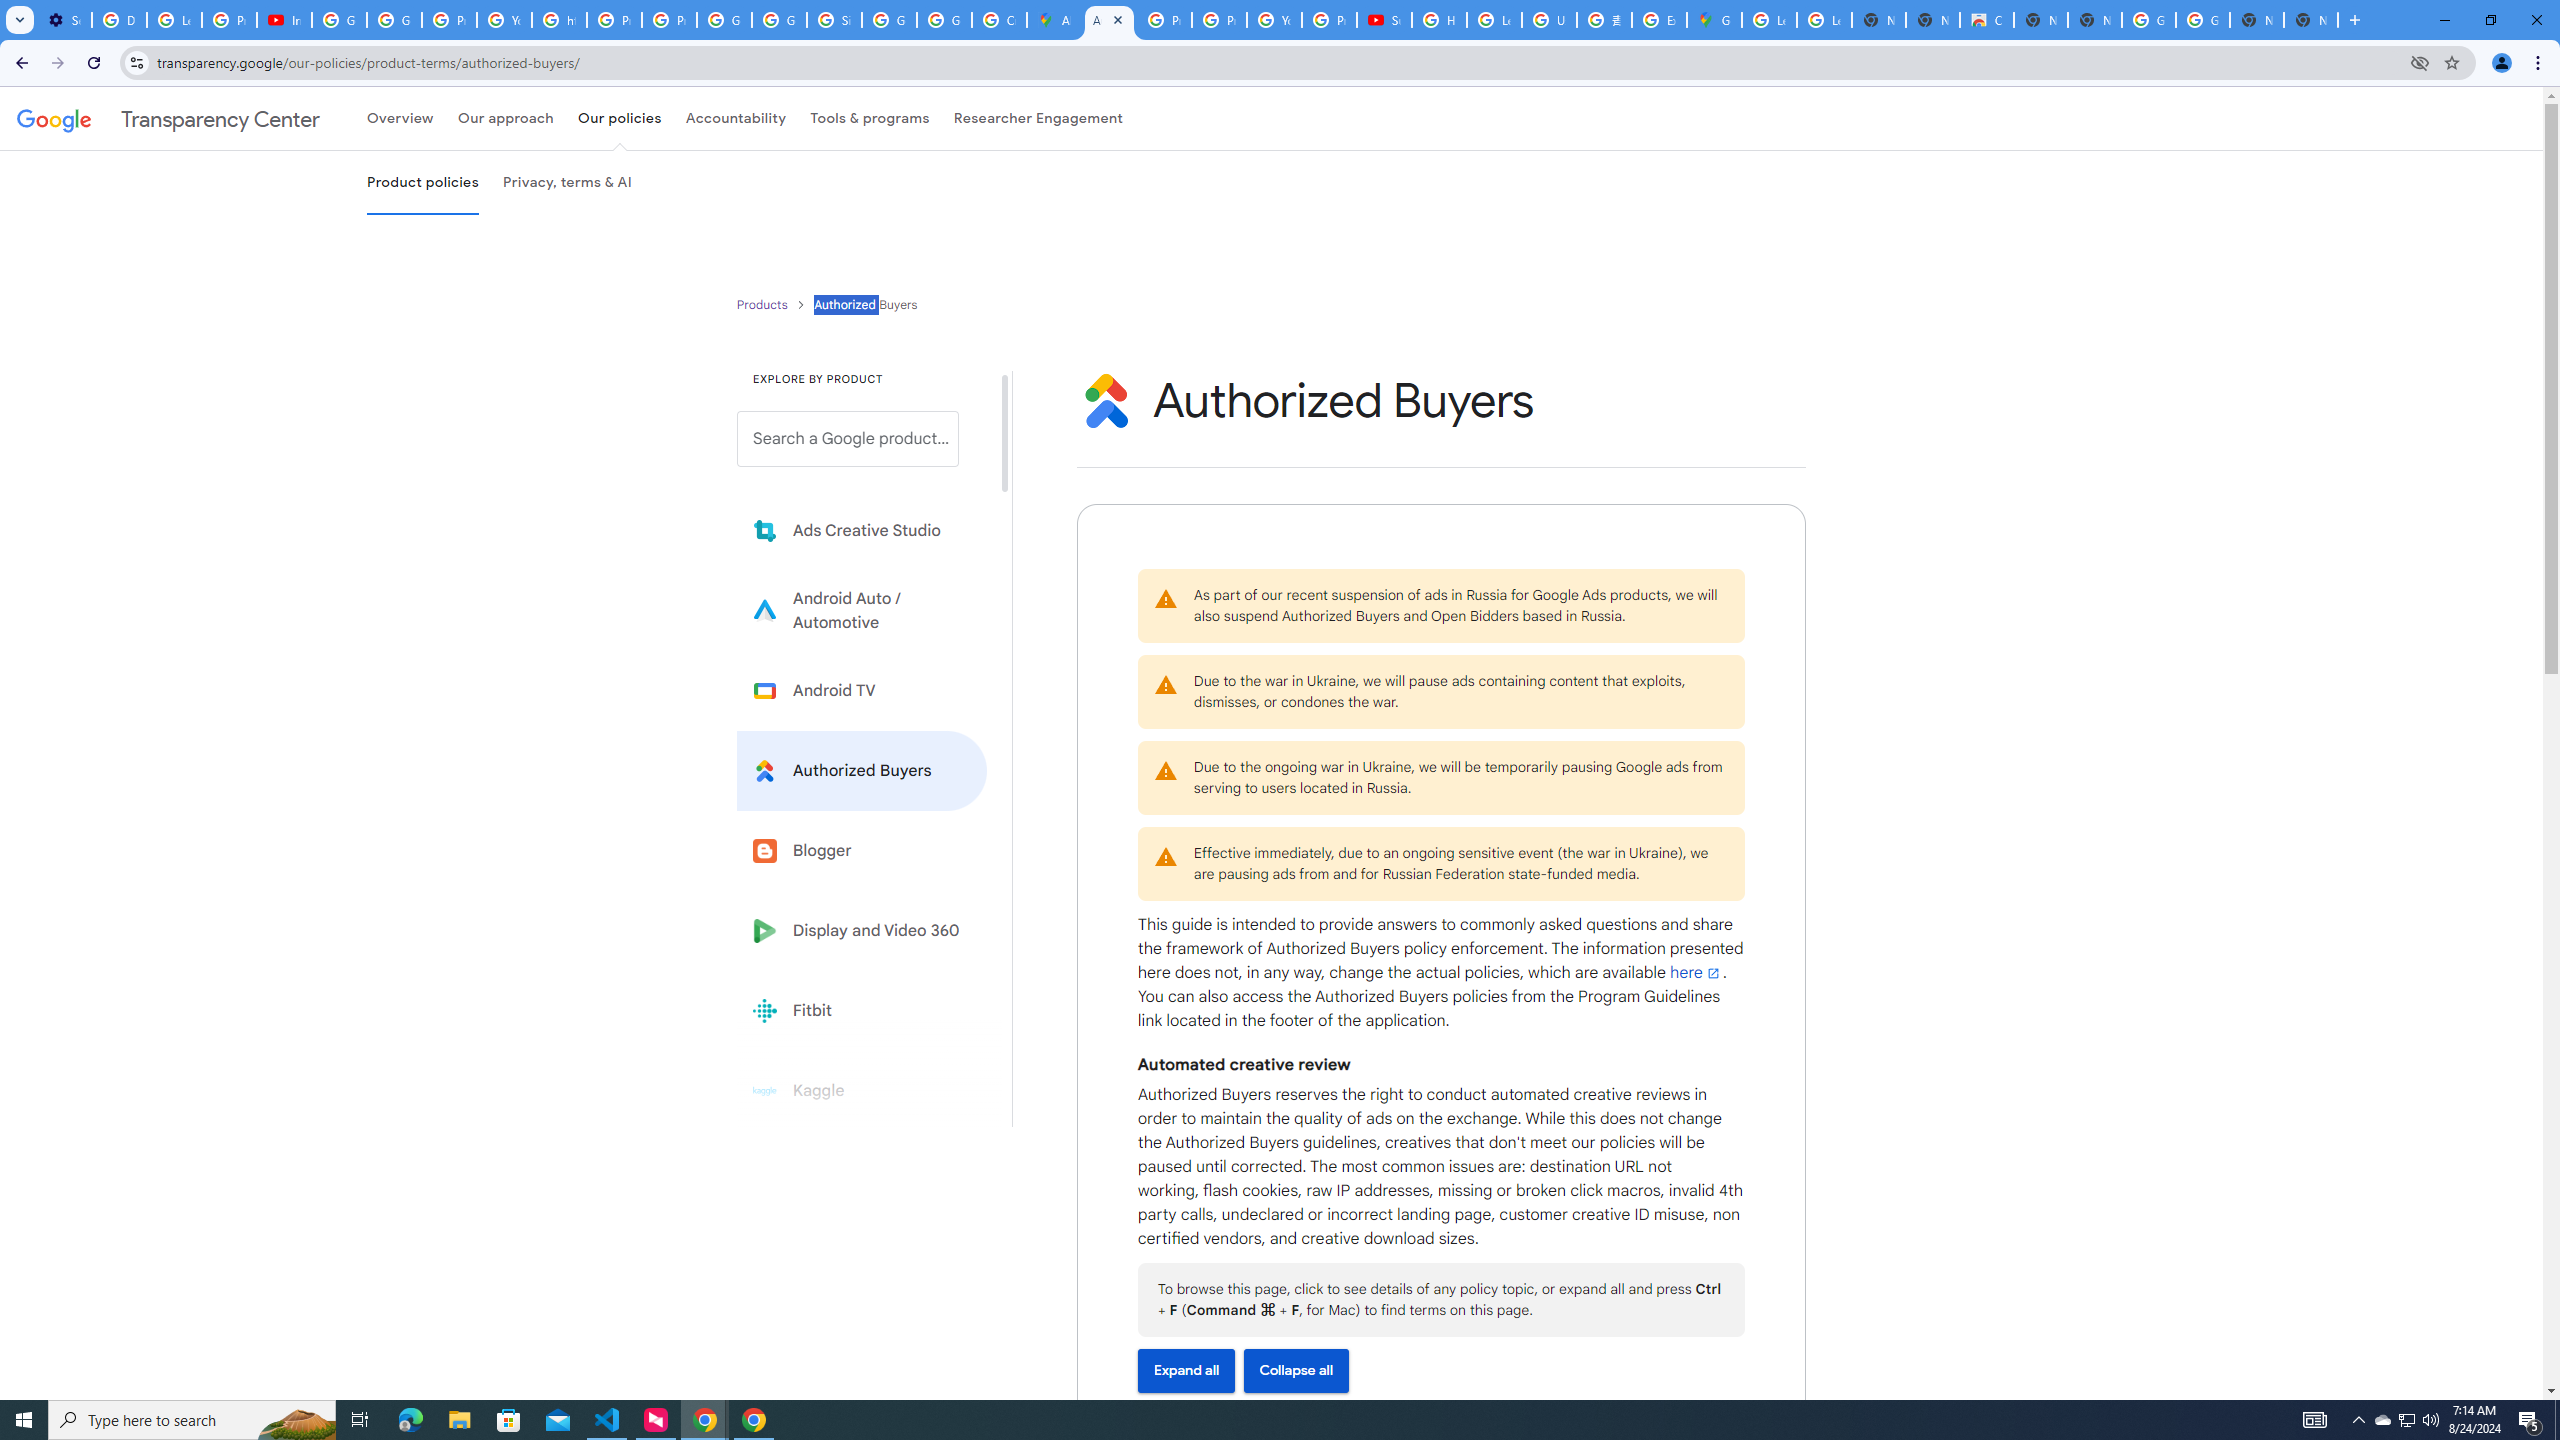  What do you see at coordinates (399, 118) in the screenshot?
I see `'Overview'` at bounding box center [399, 118].